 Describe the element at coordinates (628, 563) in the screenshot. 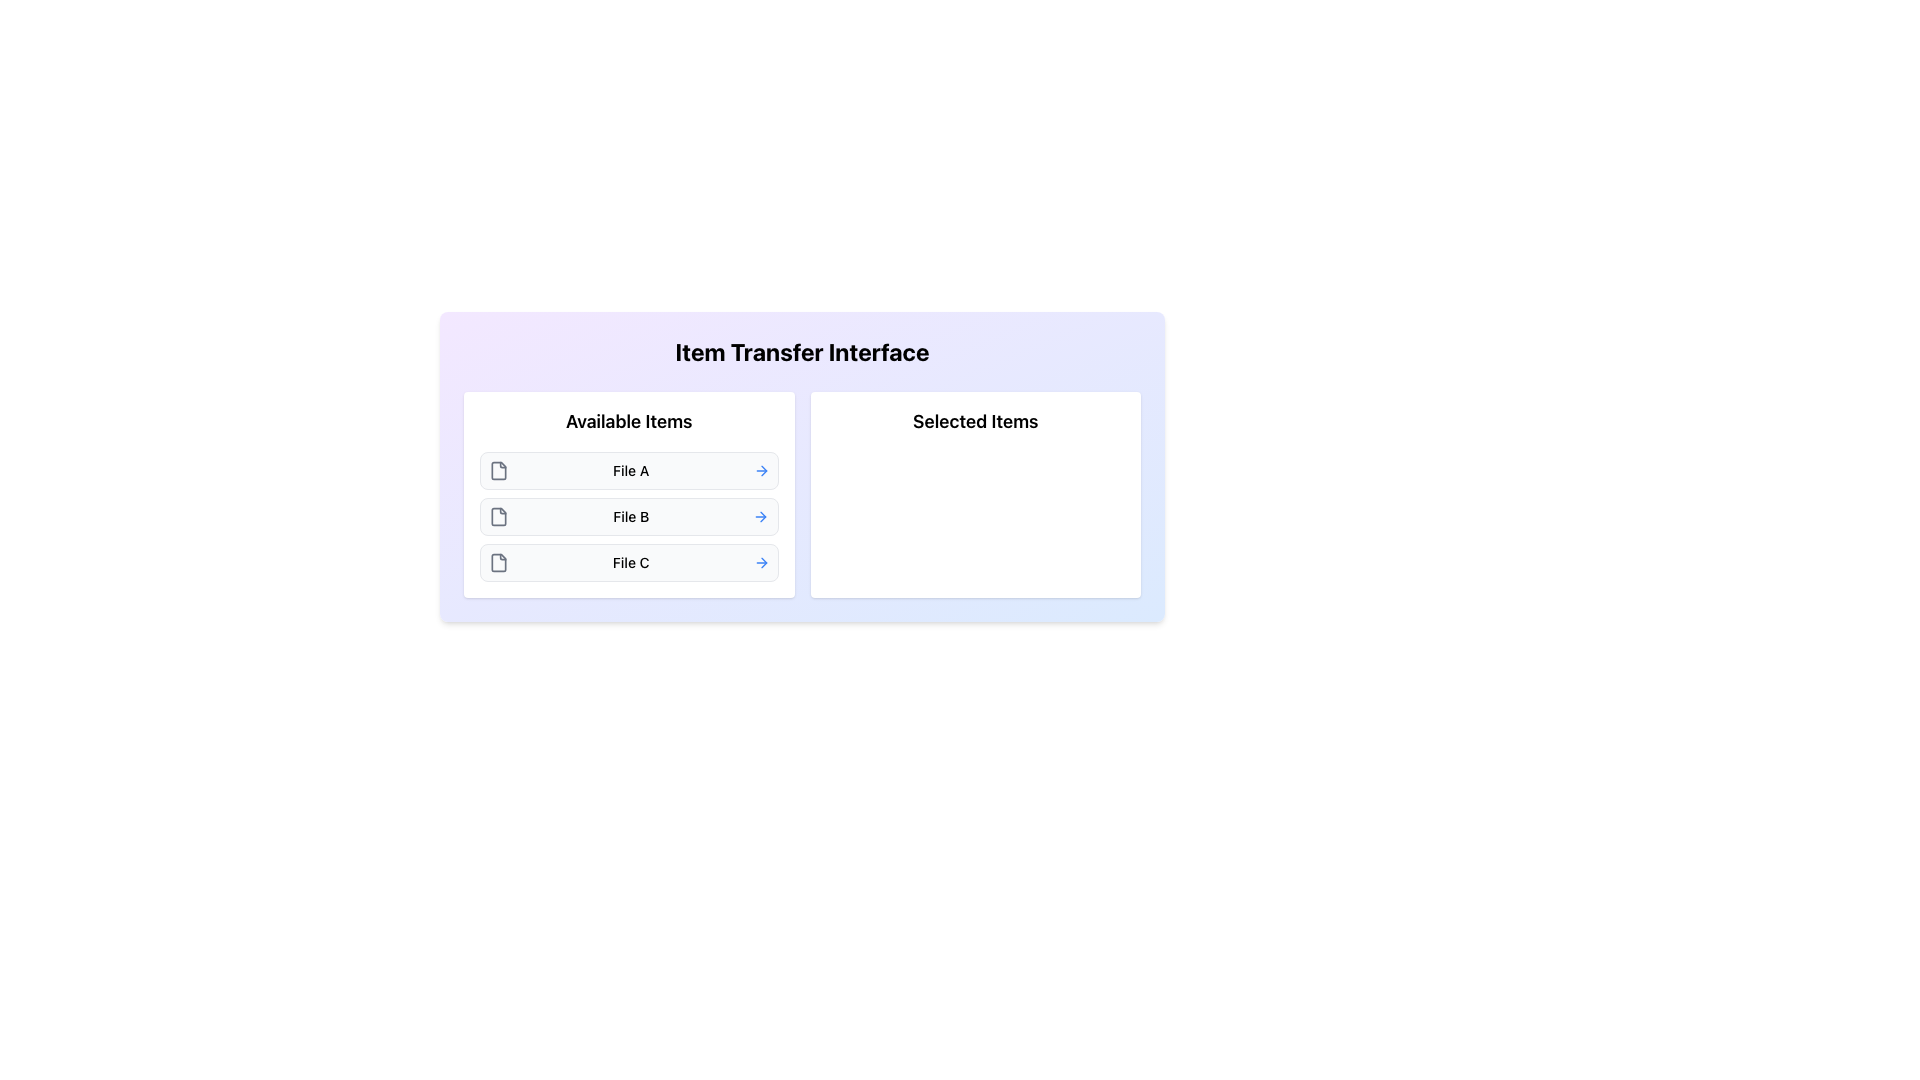

I see `the list item representing 'File C'` at that location.